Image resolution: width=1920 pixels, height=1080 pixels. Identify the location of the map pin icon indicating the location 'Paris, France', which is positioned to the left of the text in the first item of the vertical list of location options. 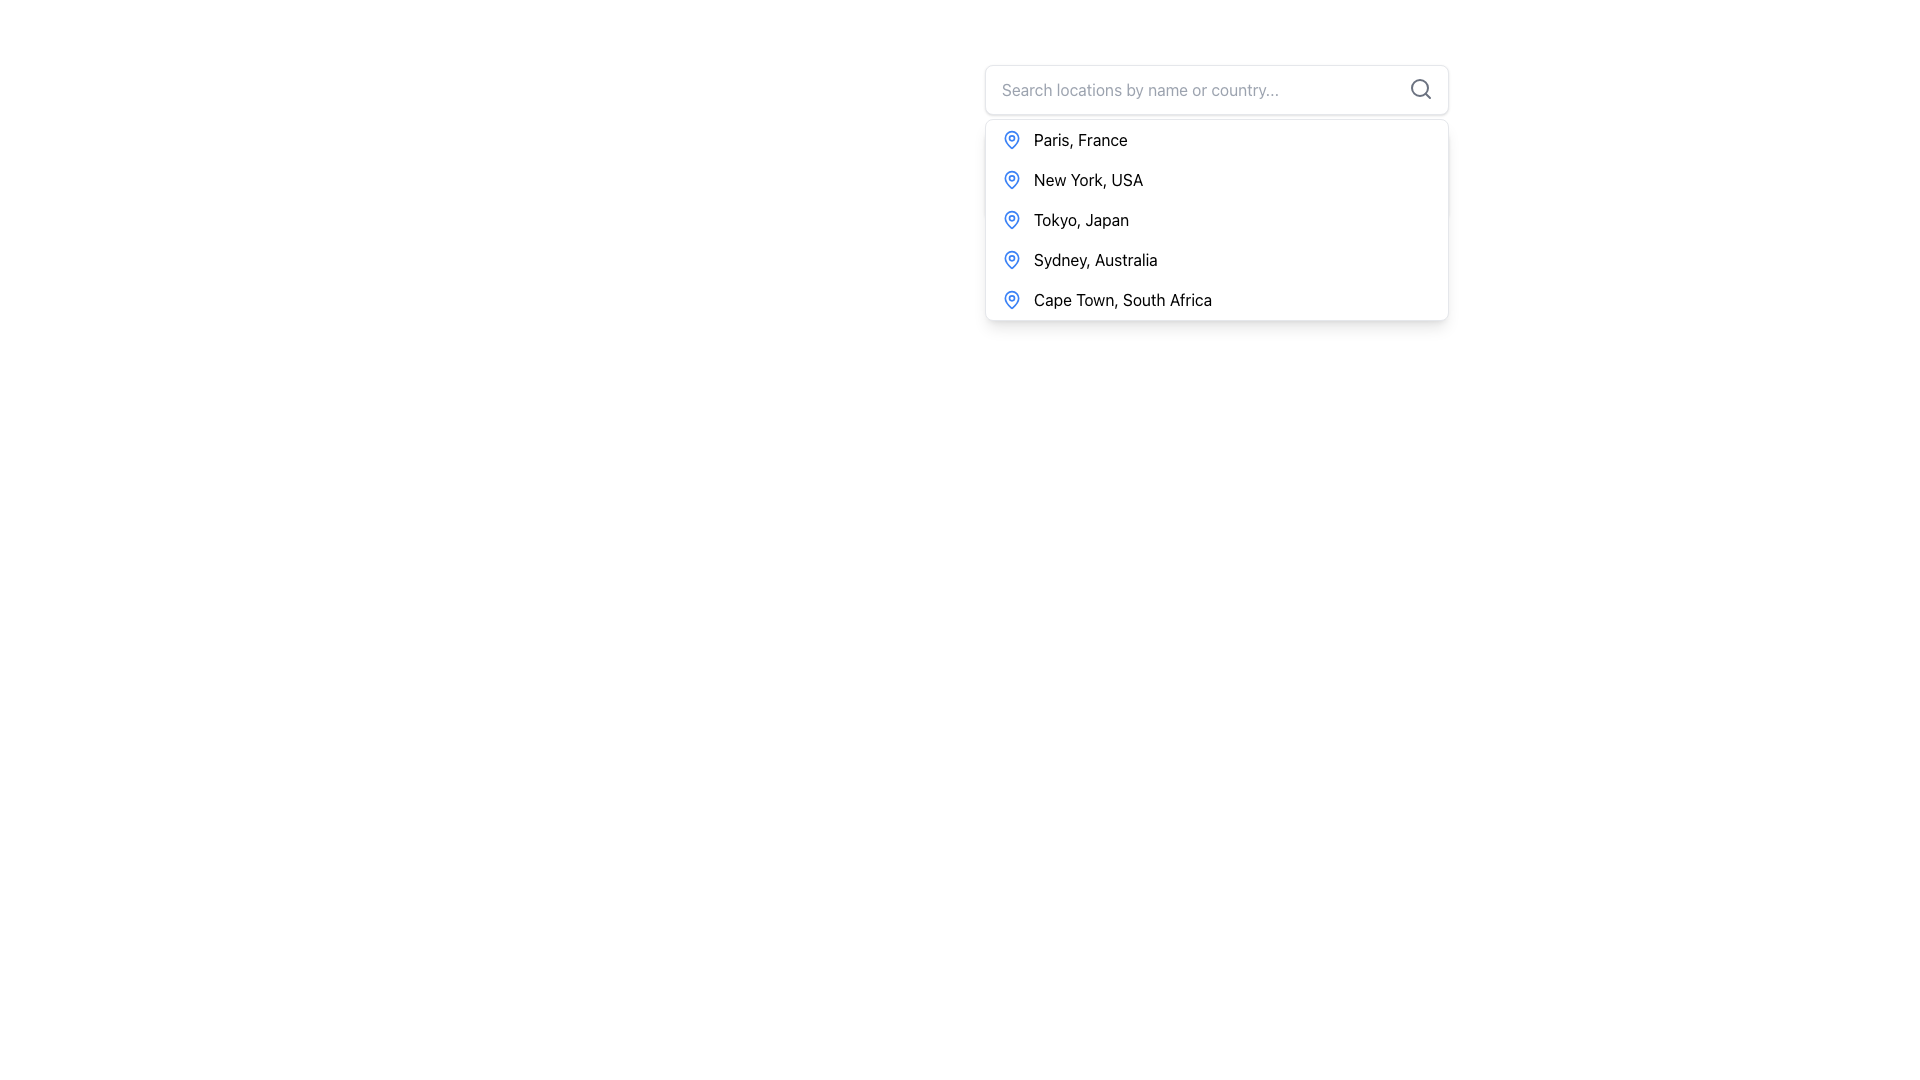
(1012, 138).